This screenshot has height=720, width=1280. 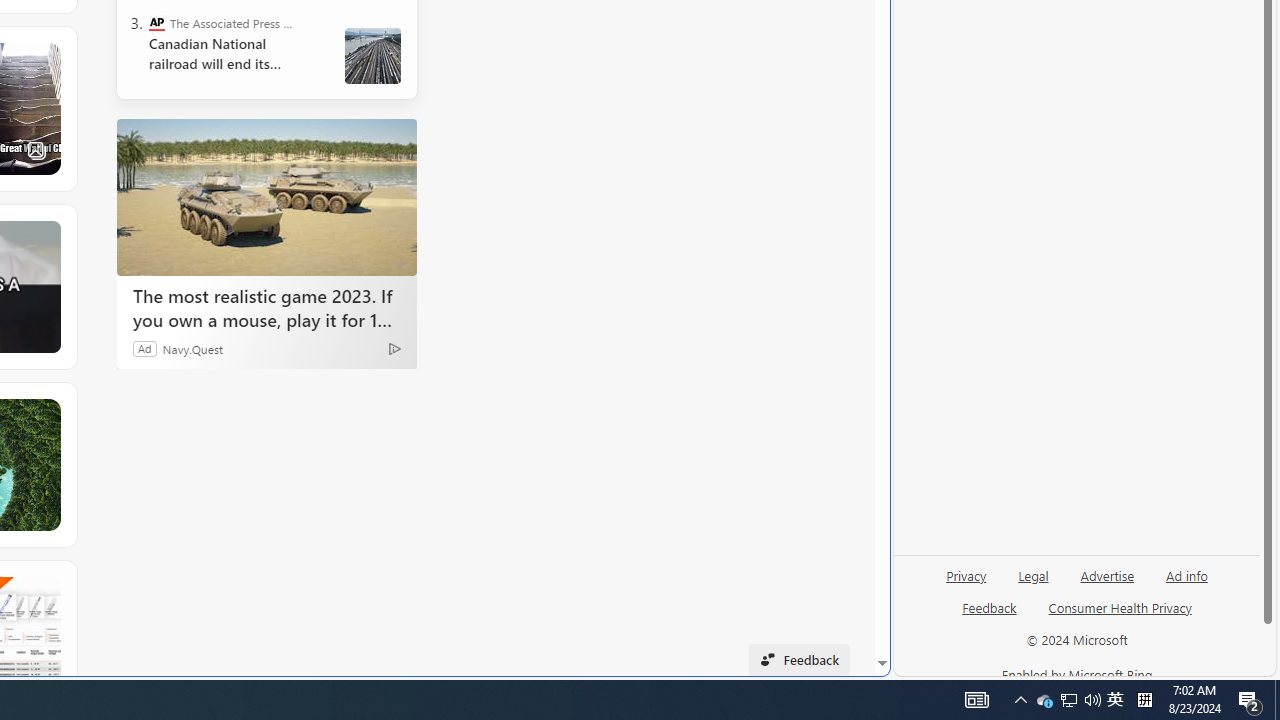 What do you see at coordinates (155, 23) in the screenshot?
I see `'The Associated Press - Business News'` at bounding box center [155, 23].